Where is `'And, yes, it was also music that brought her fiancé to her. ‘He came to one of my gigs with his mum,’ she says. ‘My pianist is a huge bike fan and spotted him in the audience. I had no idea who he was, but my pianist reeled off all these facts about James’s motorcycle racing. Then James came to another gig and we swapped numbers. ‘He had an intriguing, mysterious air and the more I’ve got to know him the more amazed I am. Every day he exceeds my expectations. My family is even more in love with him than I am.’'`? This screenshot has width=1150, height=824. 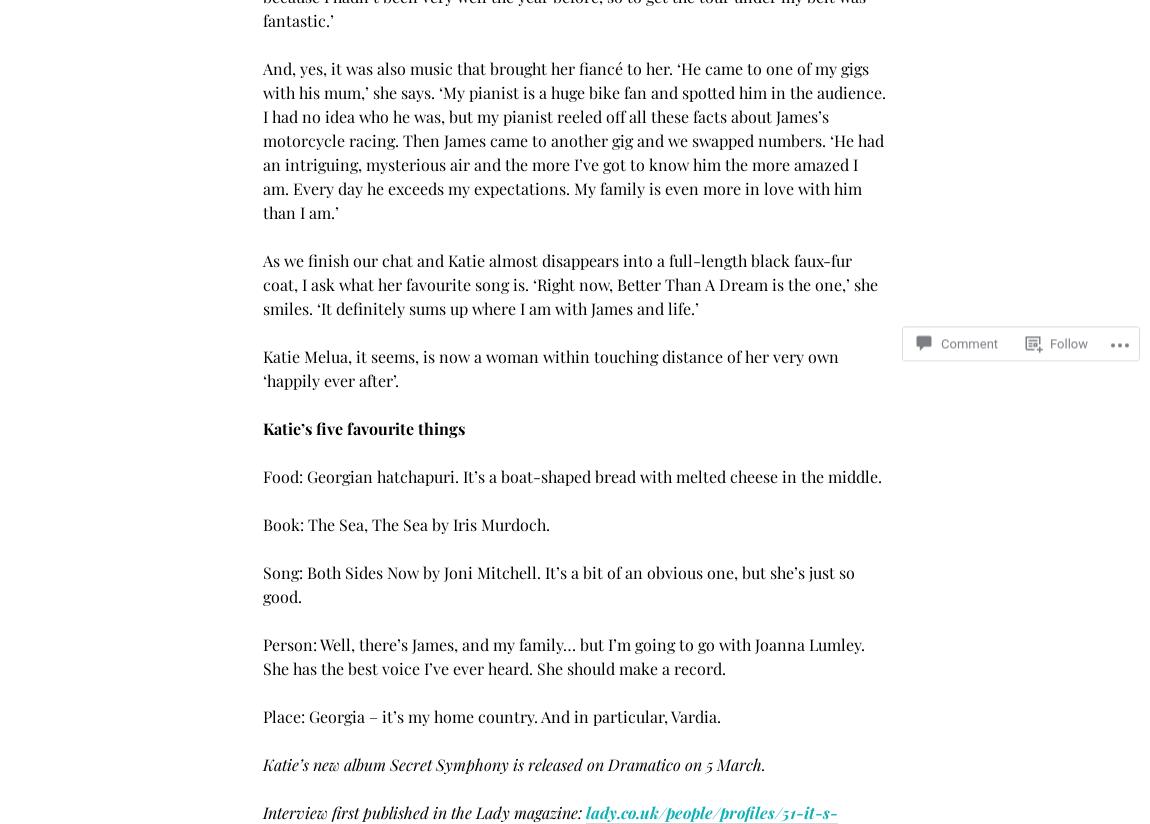
'And, yes, it was also music that brought her fiancé to her. ‘He came to one of my gigs with his mum,’ she says. ‘My pianist is a huge bike fan and spotted him in the audience. I had no idea who he was, but my pianist reeled off all these facts about James’s motorcycle racing. Then James came to another gig and we swapped numbers. ‘He had an intriguing, mysterious air and the more I’ve got to know him the more amazed I am. Every day he exceeds my expectations. My family is even more in love with him than I am.’' is located at coordinates (574, 139).